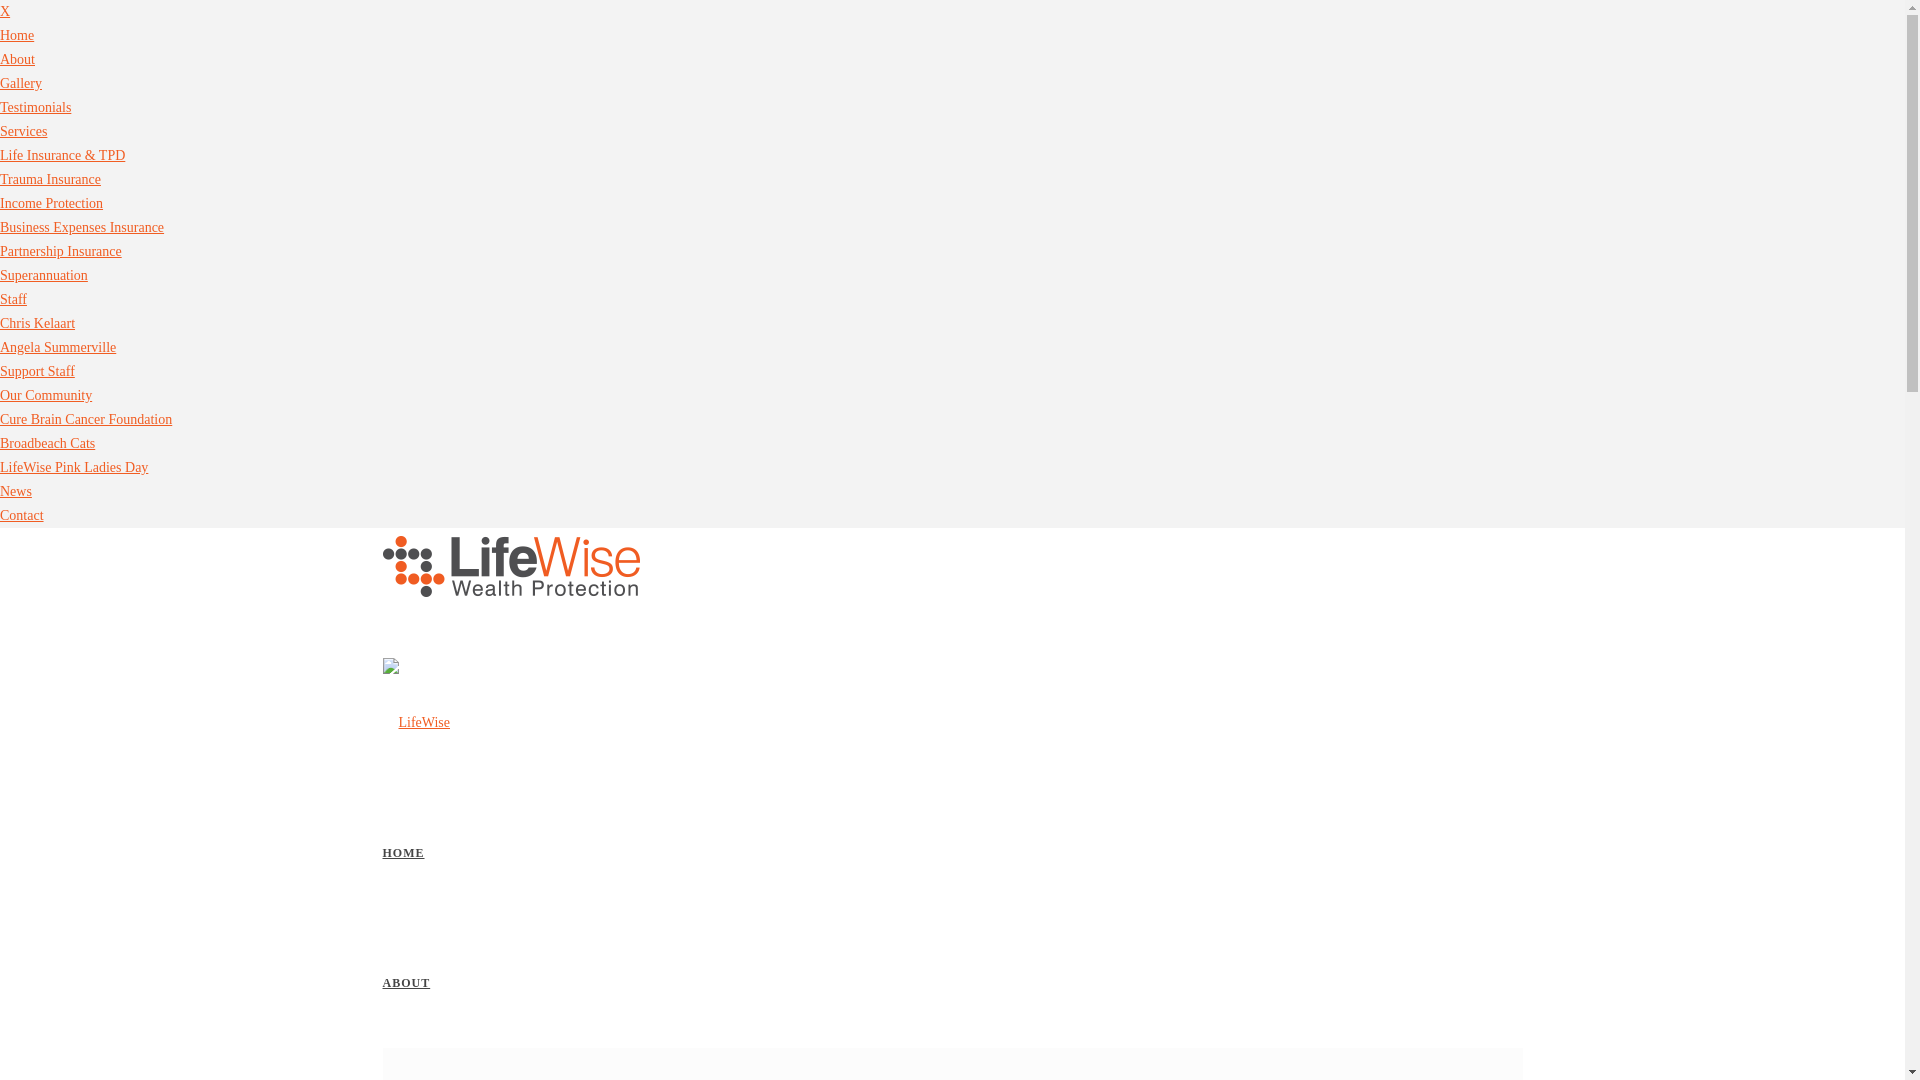 The width and height of the screenshot is (1920, 1080). I want to click on 'Staff', so click(13, 299).